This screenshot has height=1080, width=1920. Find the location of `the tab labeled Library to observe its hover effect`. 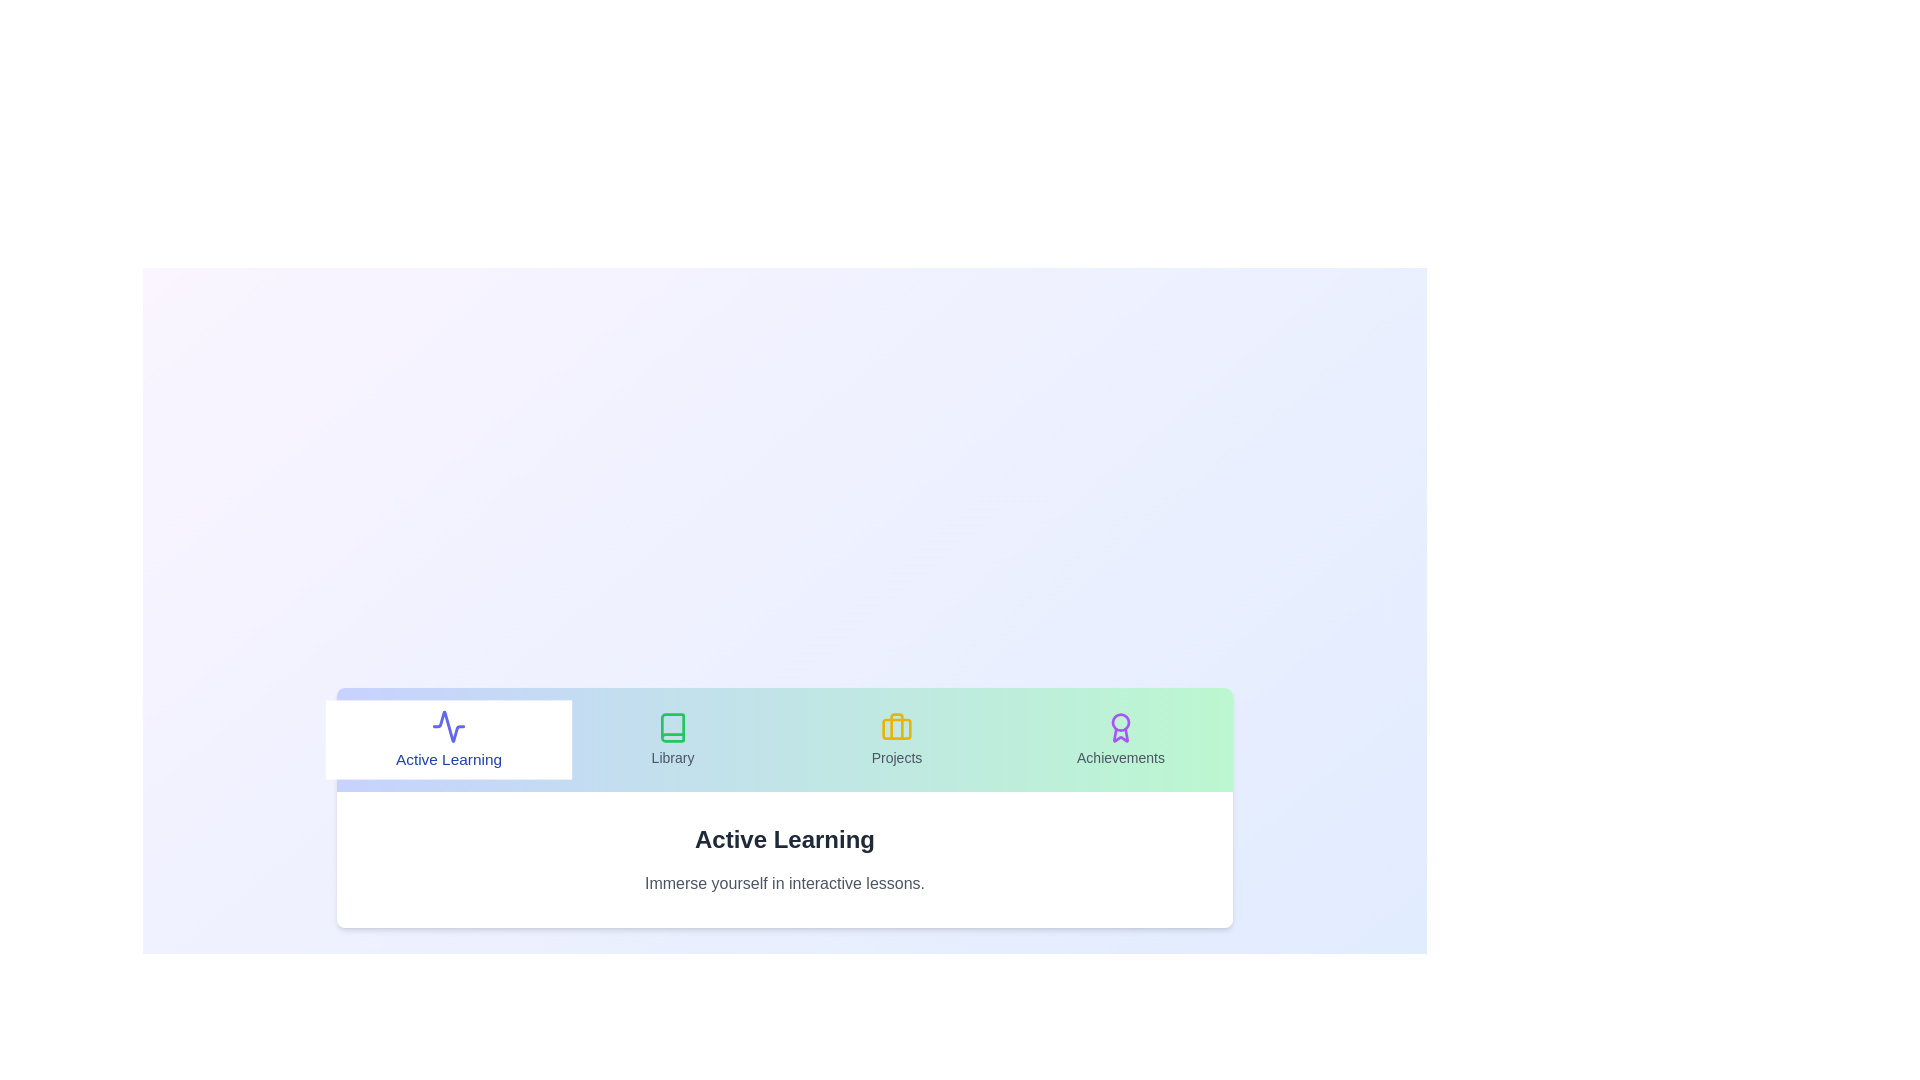

the tab labeled Library to observe its hover effect is located at coordinates (672, 740).